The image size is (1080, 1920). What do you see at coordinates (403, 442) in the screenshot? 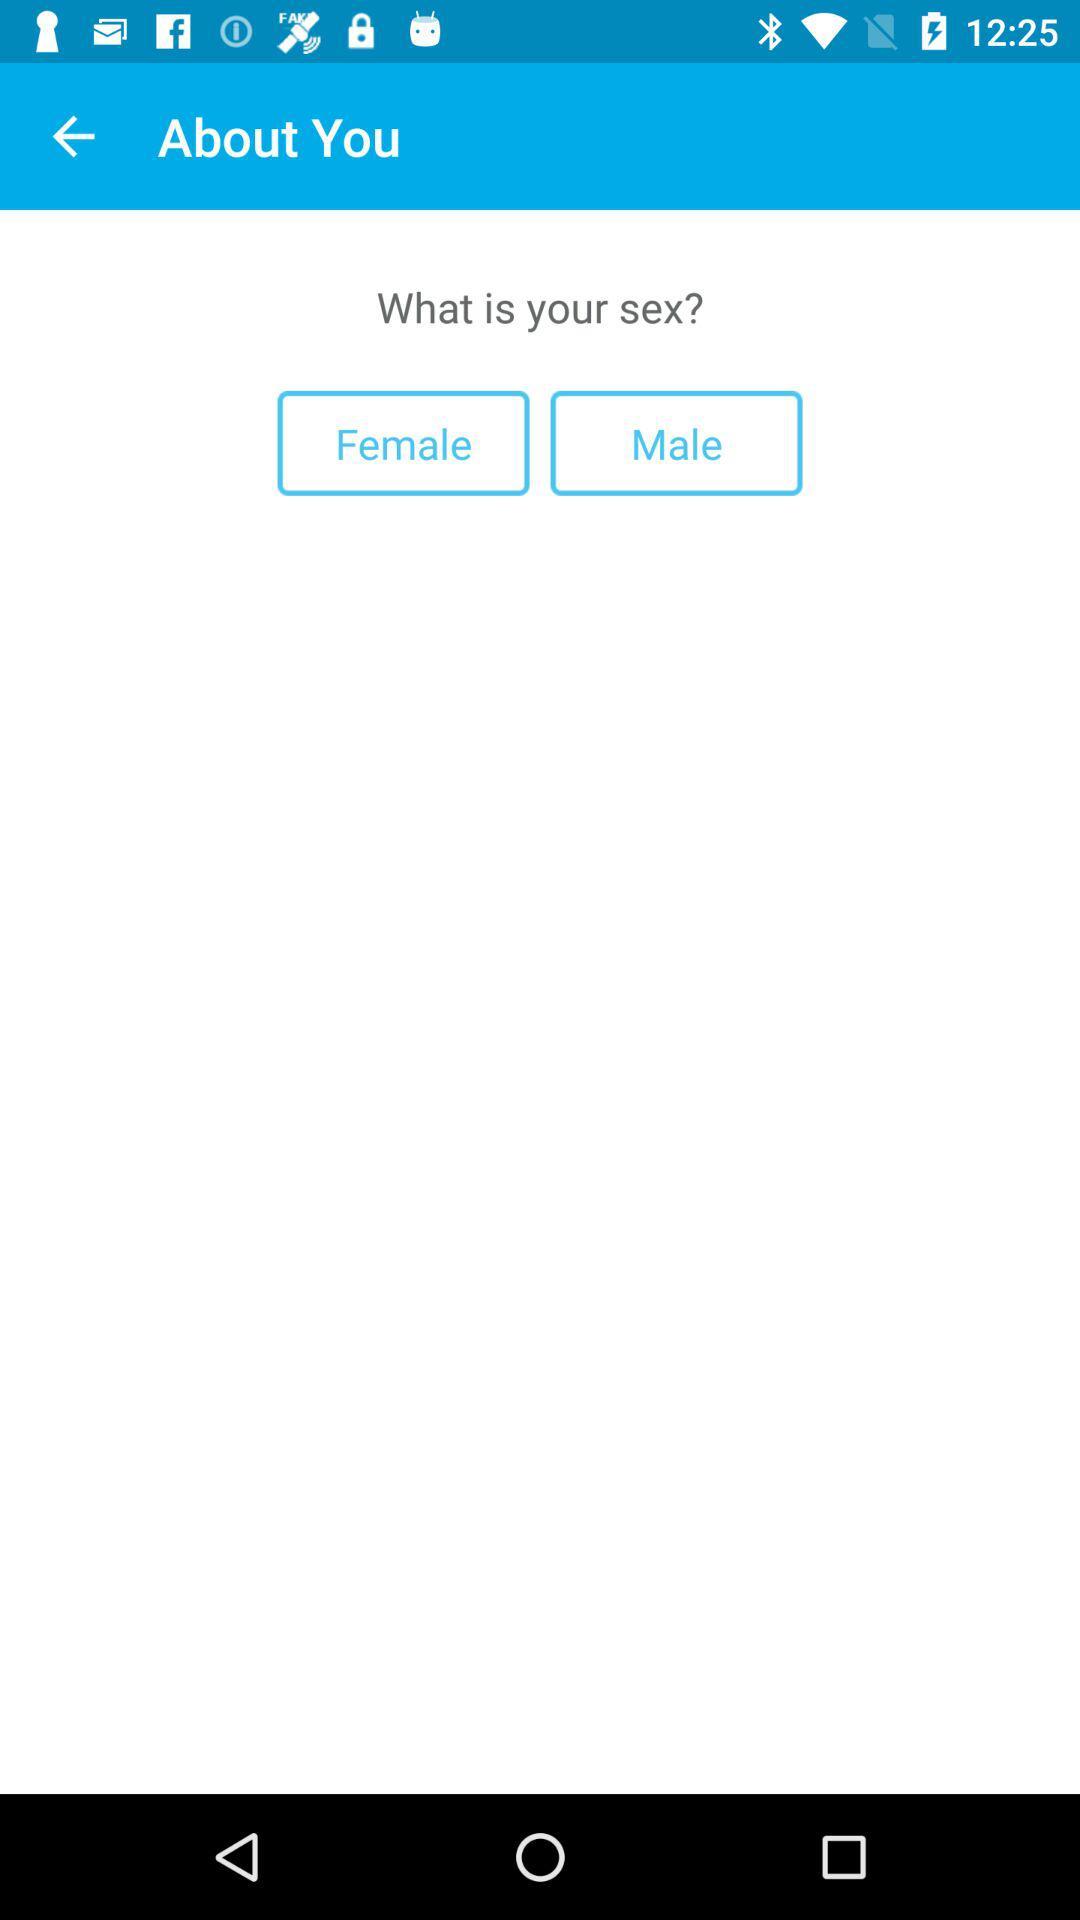
I see `the item below the what is your` at bounding box center [403, 442].